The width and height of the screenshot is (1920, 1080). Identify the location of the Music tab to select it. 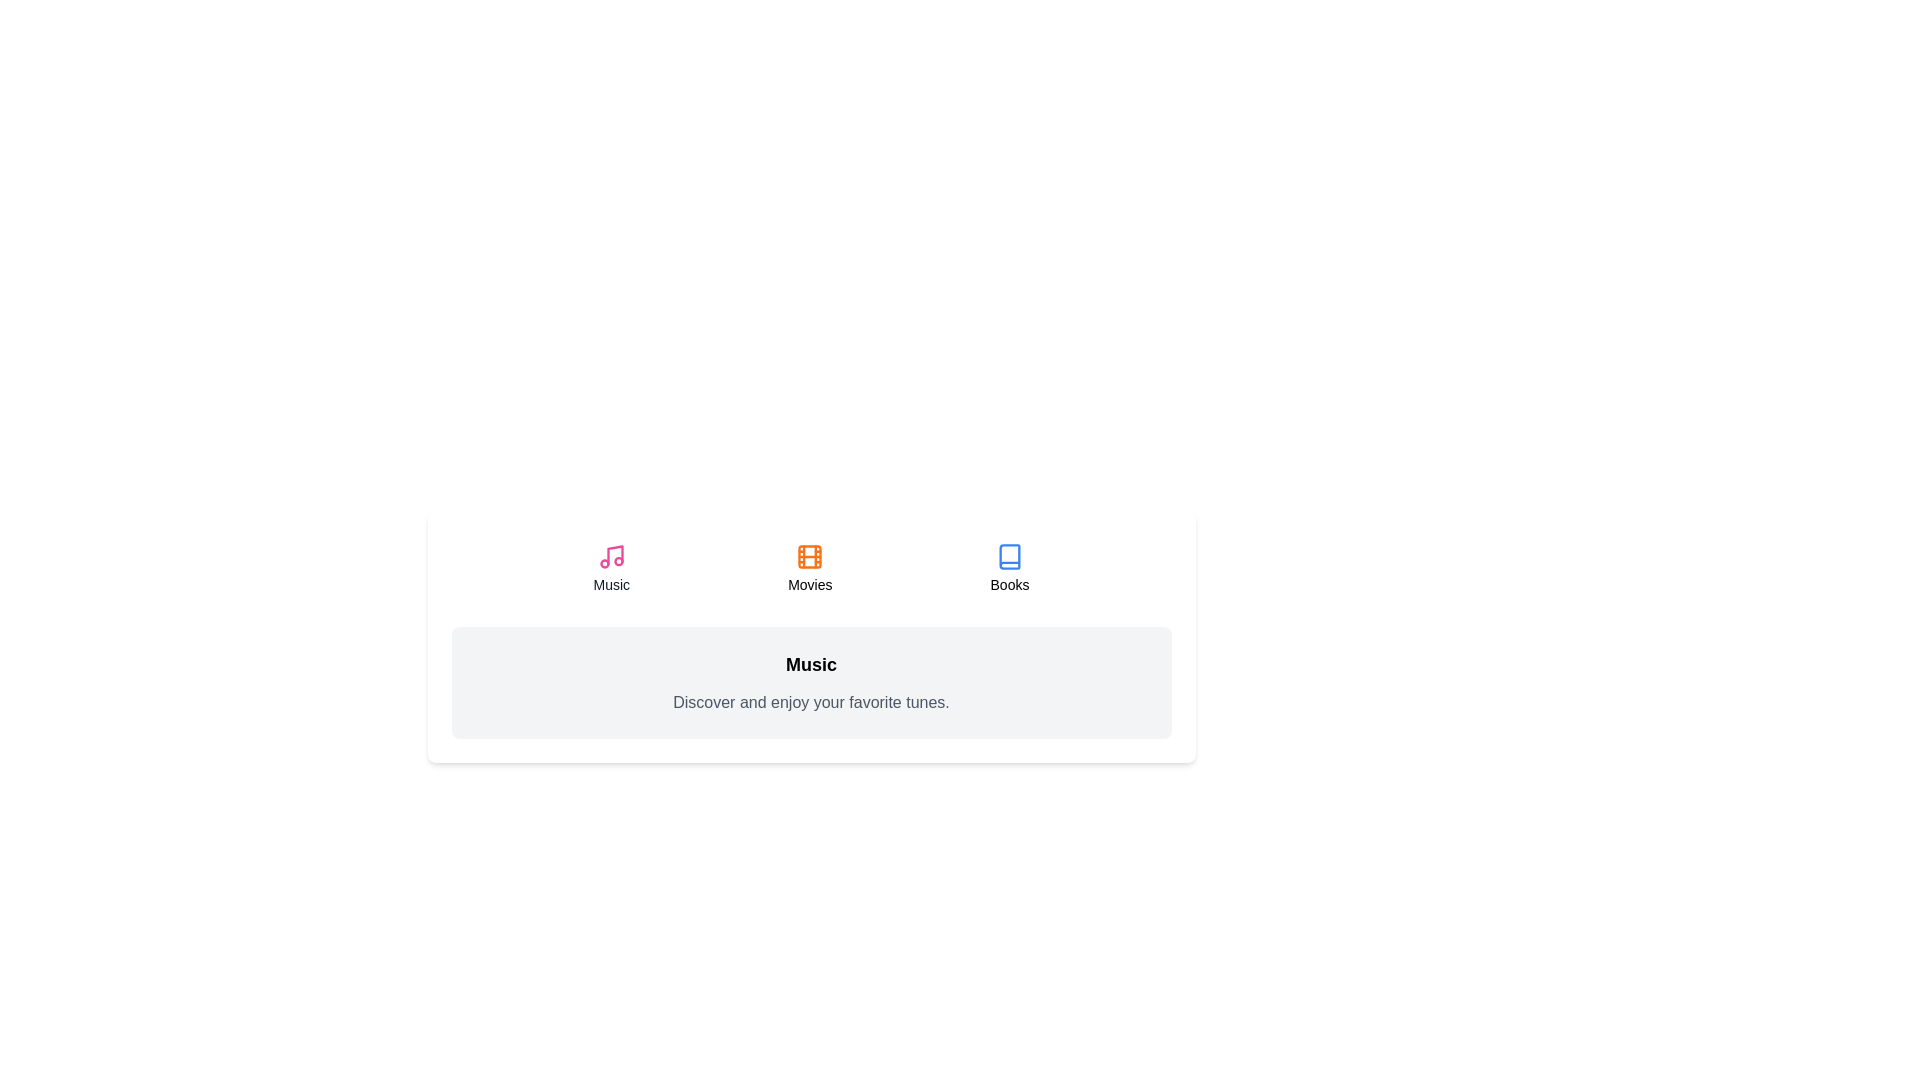
(610, 569).